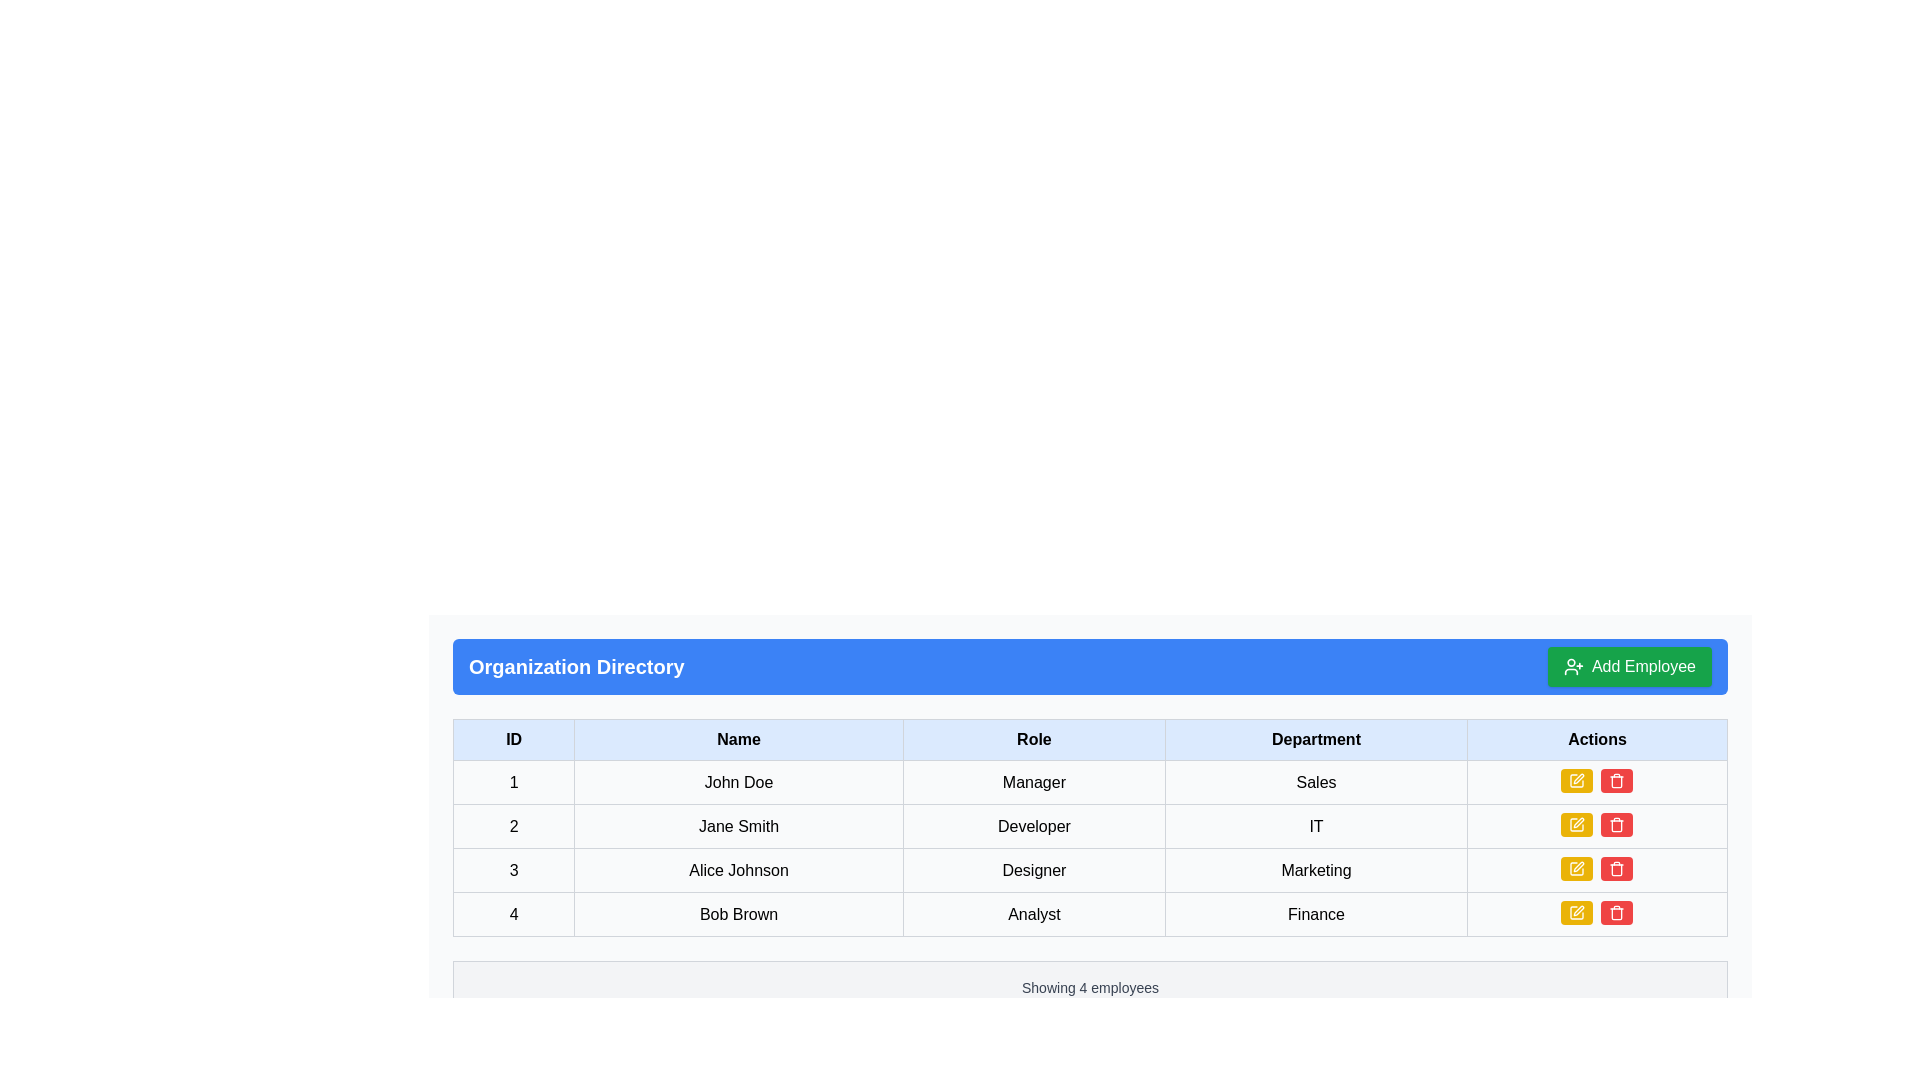 The height and width of the screenshot is (1080, 1920). What do you see at coordinates (1578, 866) in the screenshot?
I see `the yellow edit button located in the Actions column of the 'Marketing' row` at bounding box center [1578, 866].